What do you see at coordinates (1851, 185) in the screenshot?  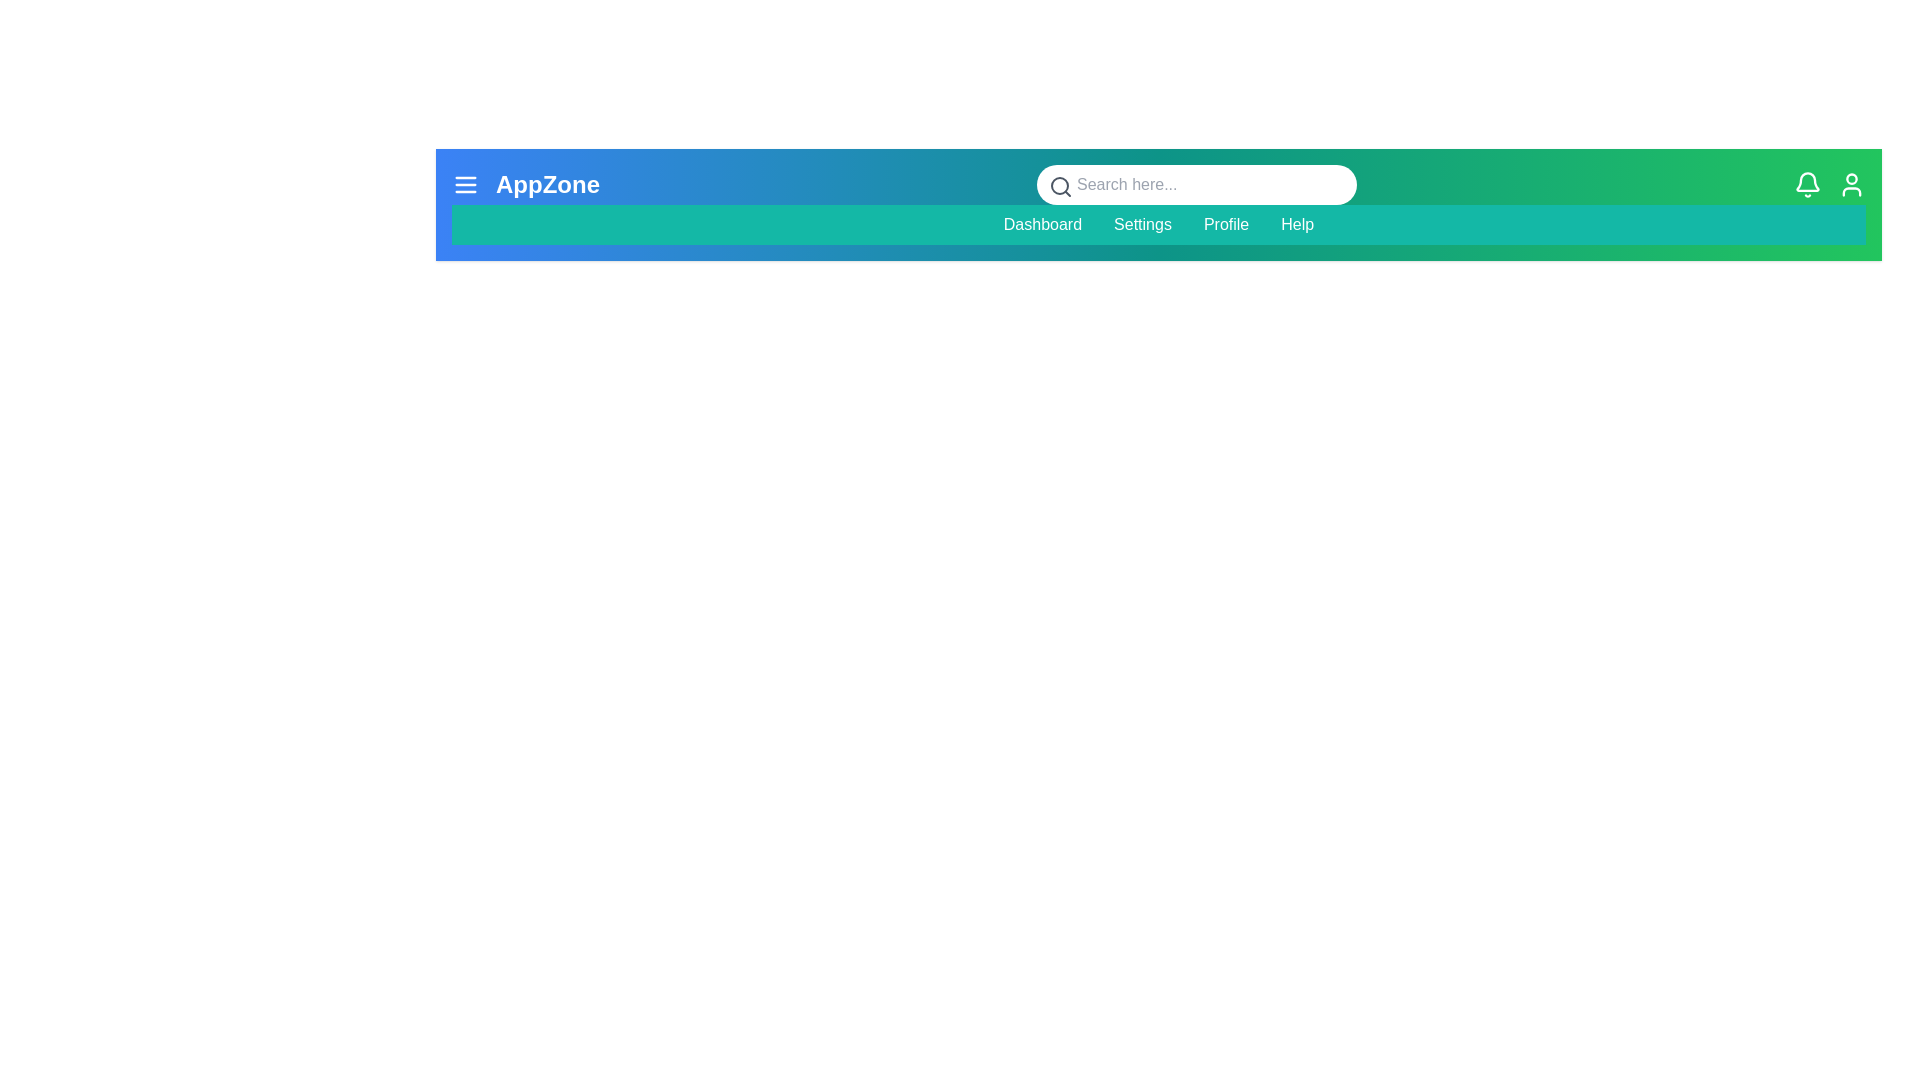 I see `the user icon to view the user profile` at bounding box center [1851, 185].